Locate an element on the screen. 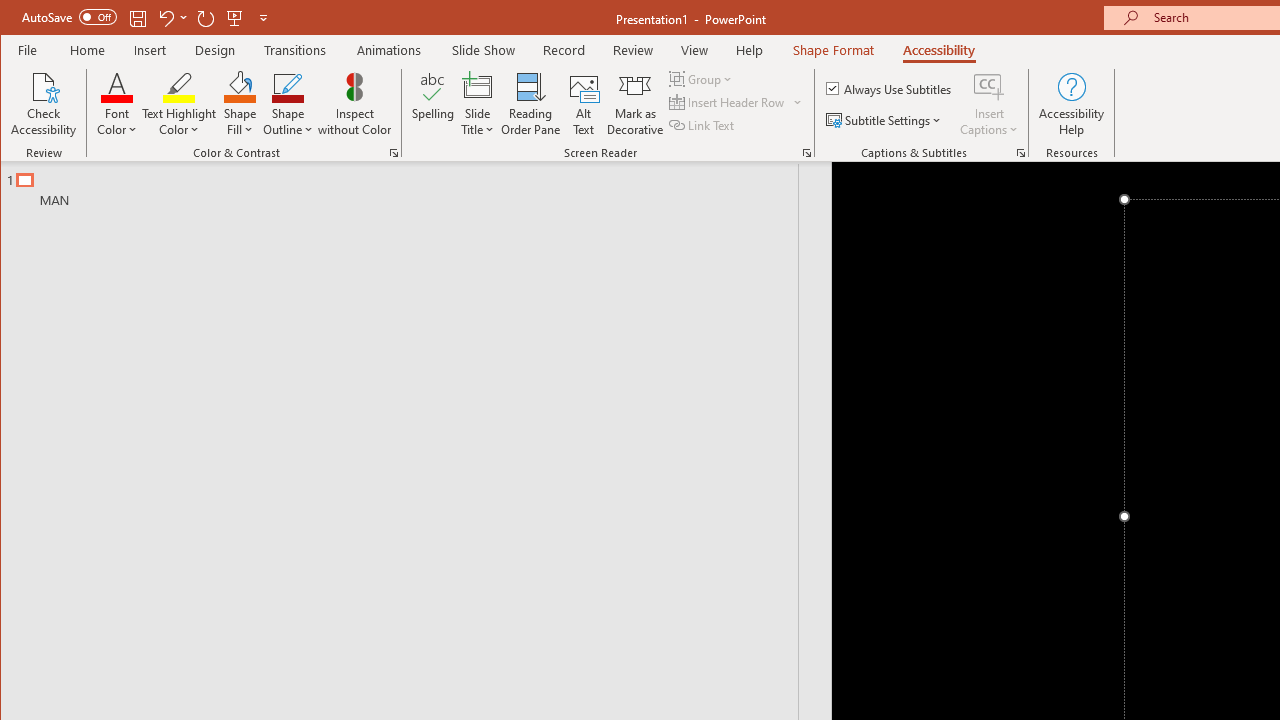 The width and height of the screenshot is (1280, 720). 'Redo' is located at coordinates (206, 17).